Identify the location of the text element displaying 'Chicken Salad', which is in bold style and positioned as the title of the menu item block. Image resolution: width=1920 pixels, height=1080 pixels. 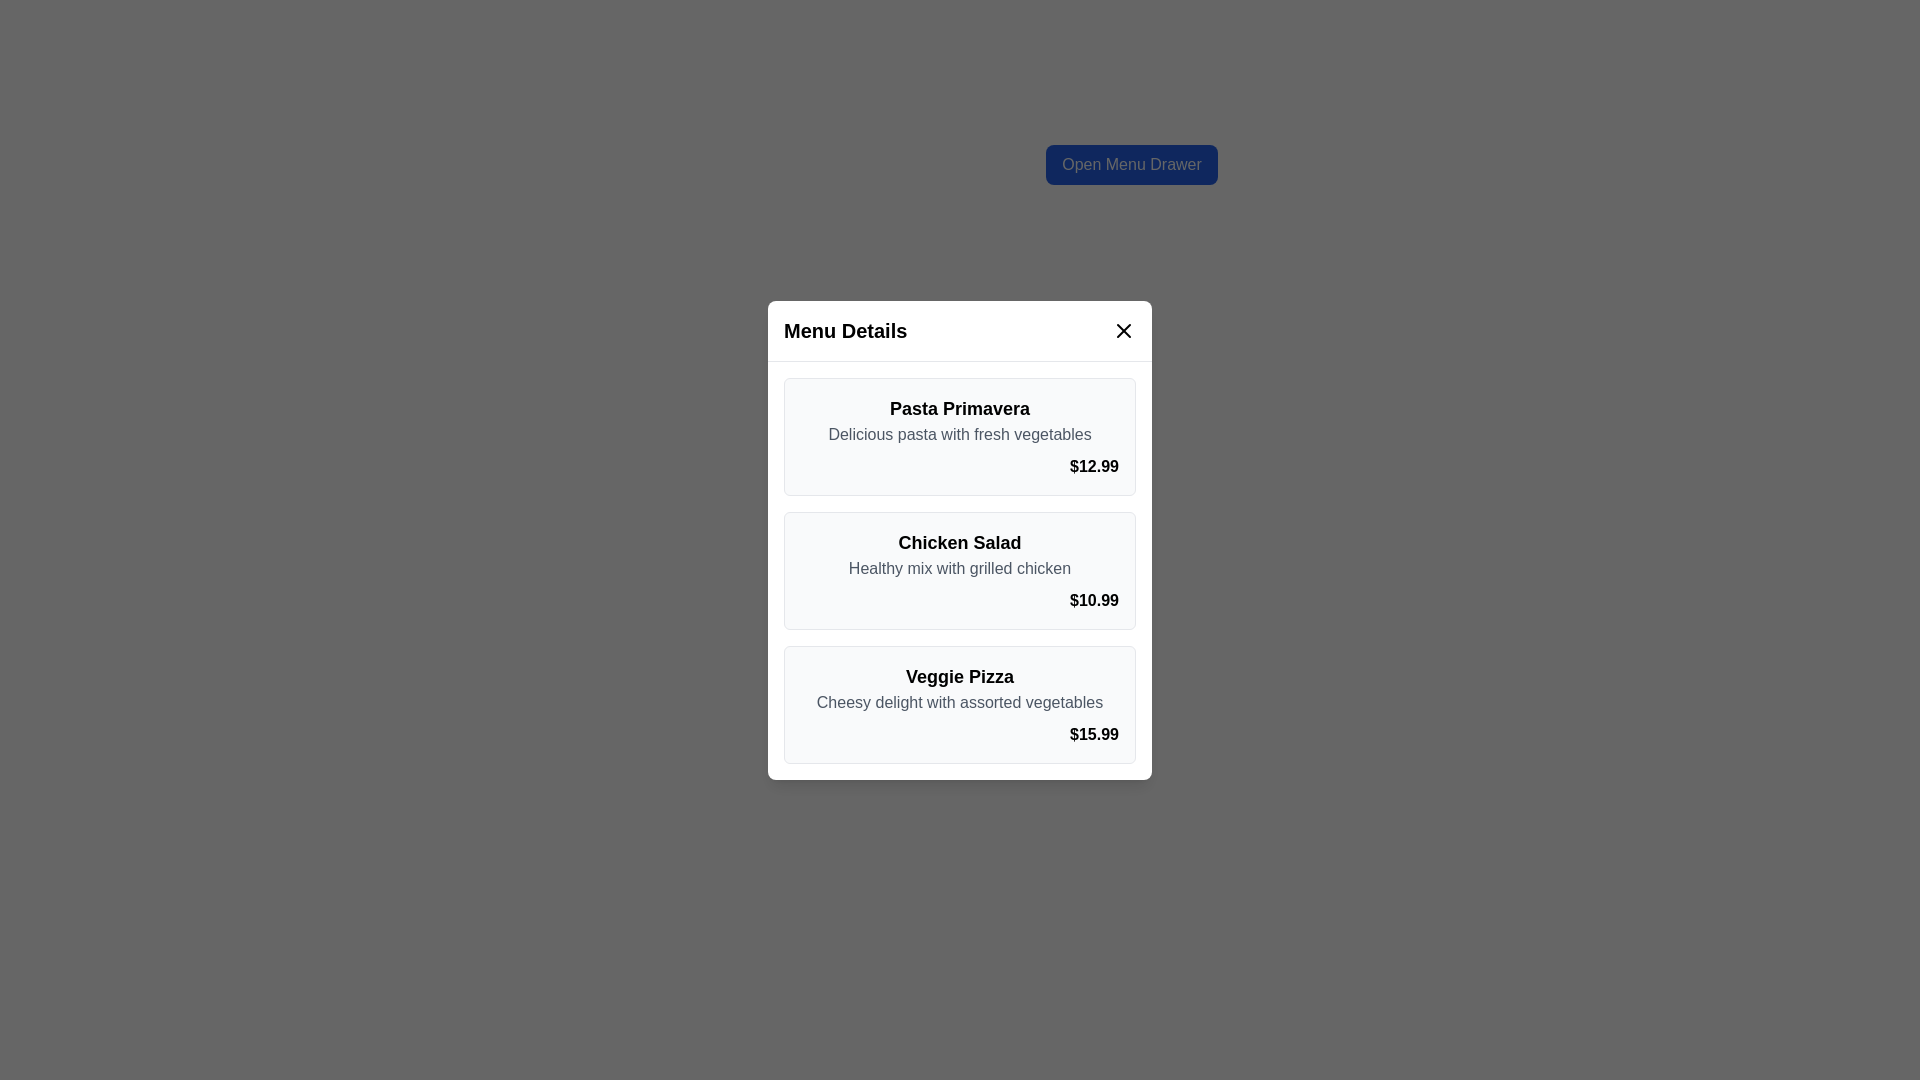
(960, 542).